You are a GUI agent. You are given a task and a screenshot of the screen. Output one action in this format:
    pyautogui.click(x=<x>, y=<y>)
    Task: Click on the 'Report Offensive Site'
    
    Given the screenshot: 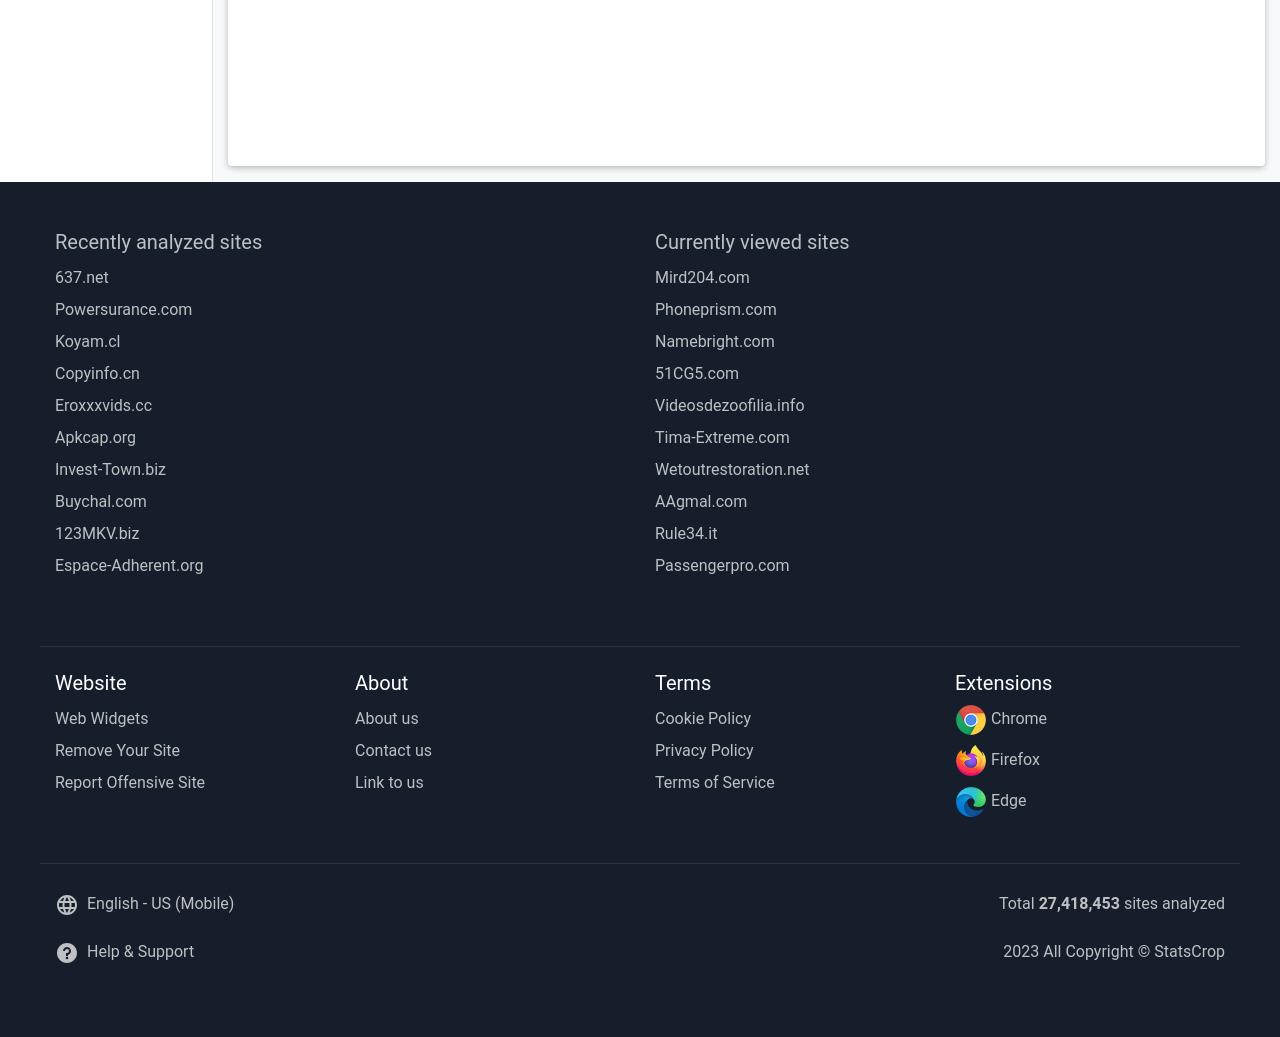 What is the action you would take?
    pyautogui.click(x=129, y=782)
    